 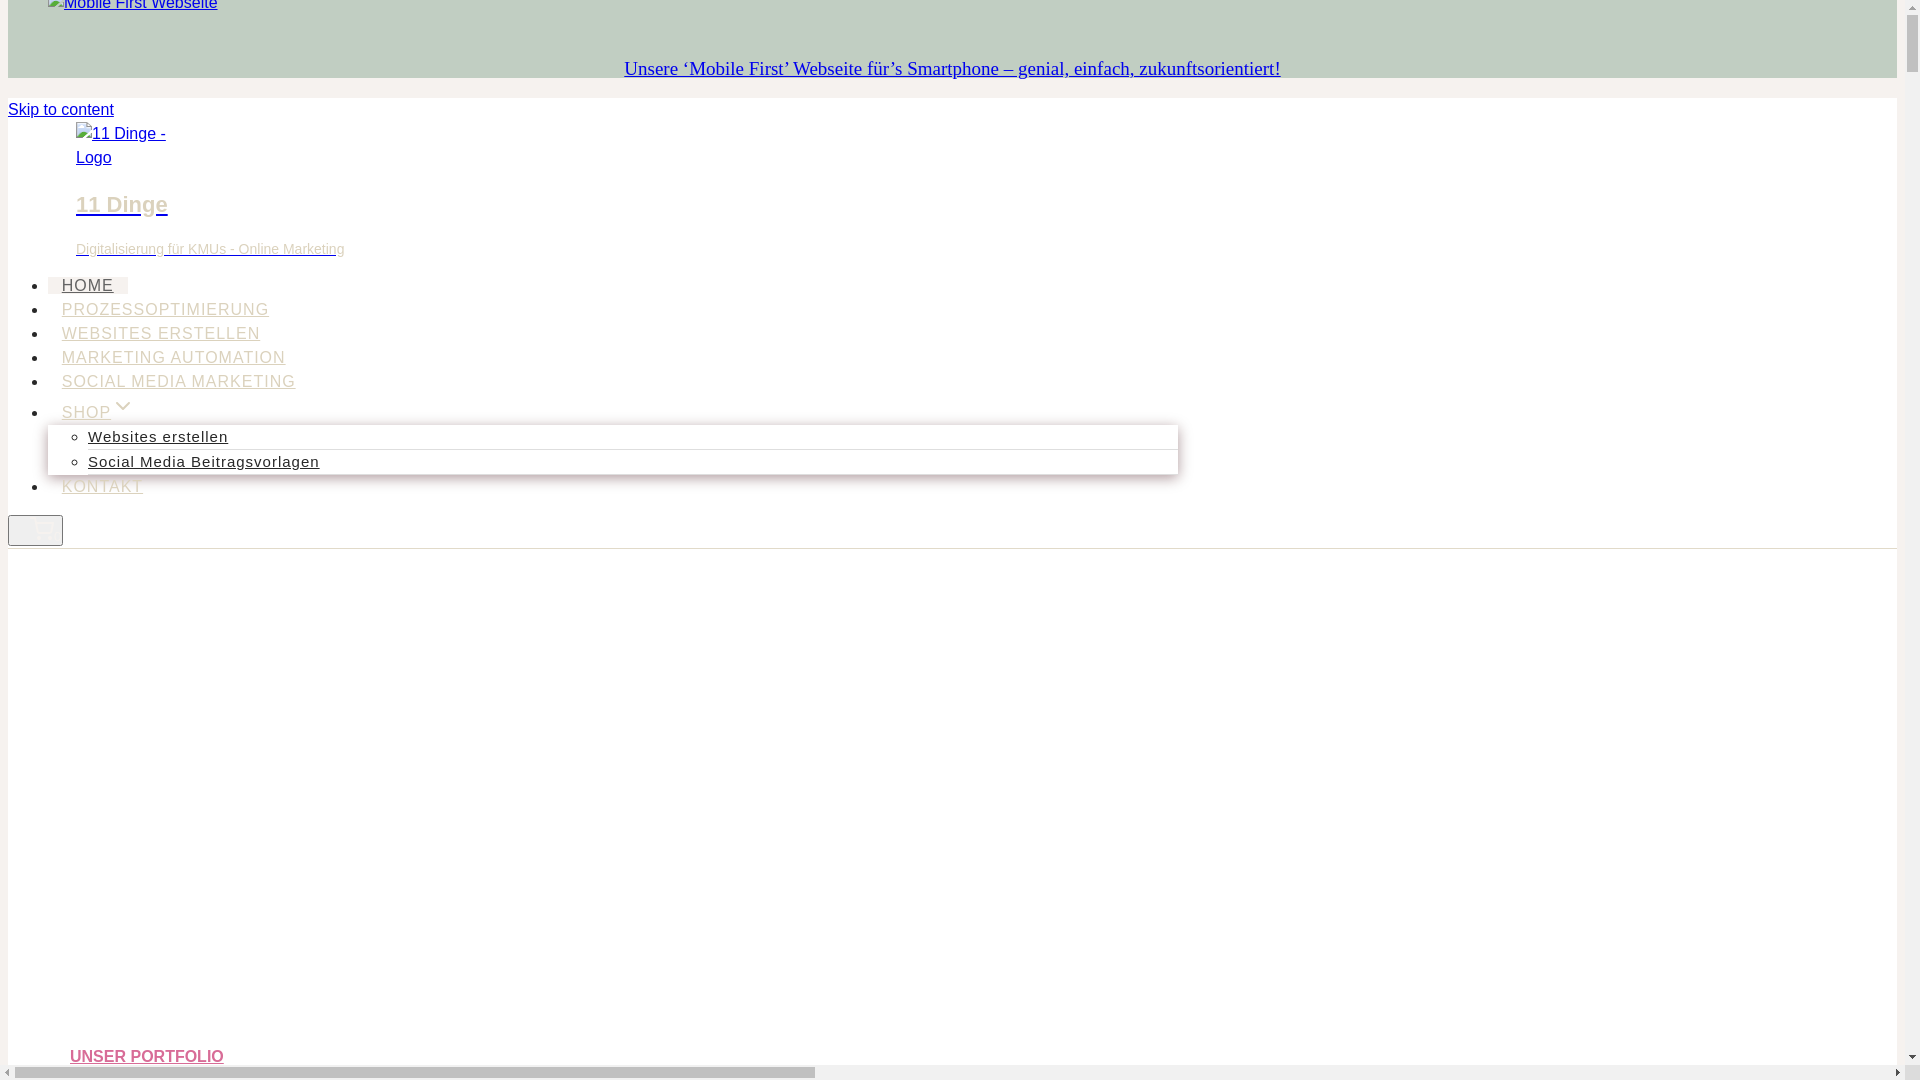 What do you see at coordinates (161, 332) in the screenshot?
I see `'WEBSITES ERSTELLEN'` at bounding box center [161, 332].